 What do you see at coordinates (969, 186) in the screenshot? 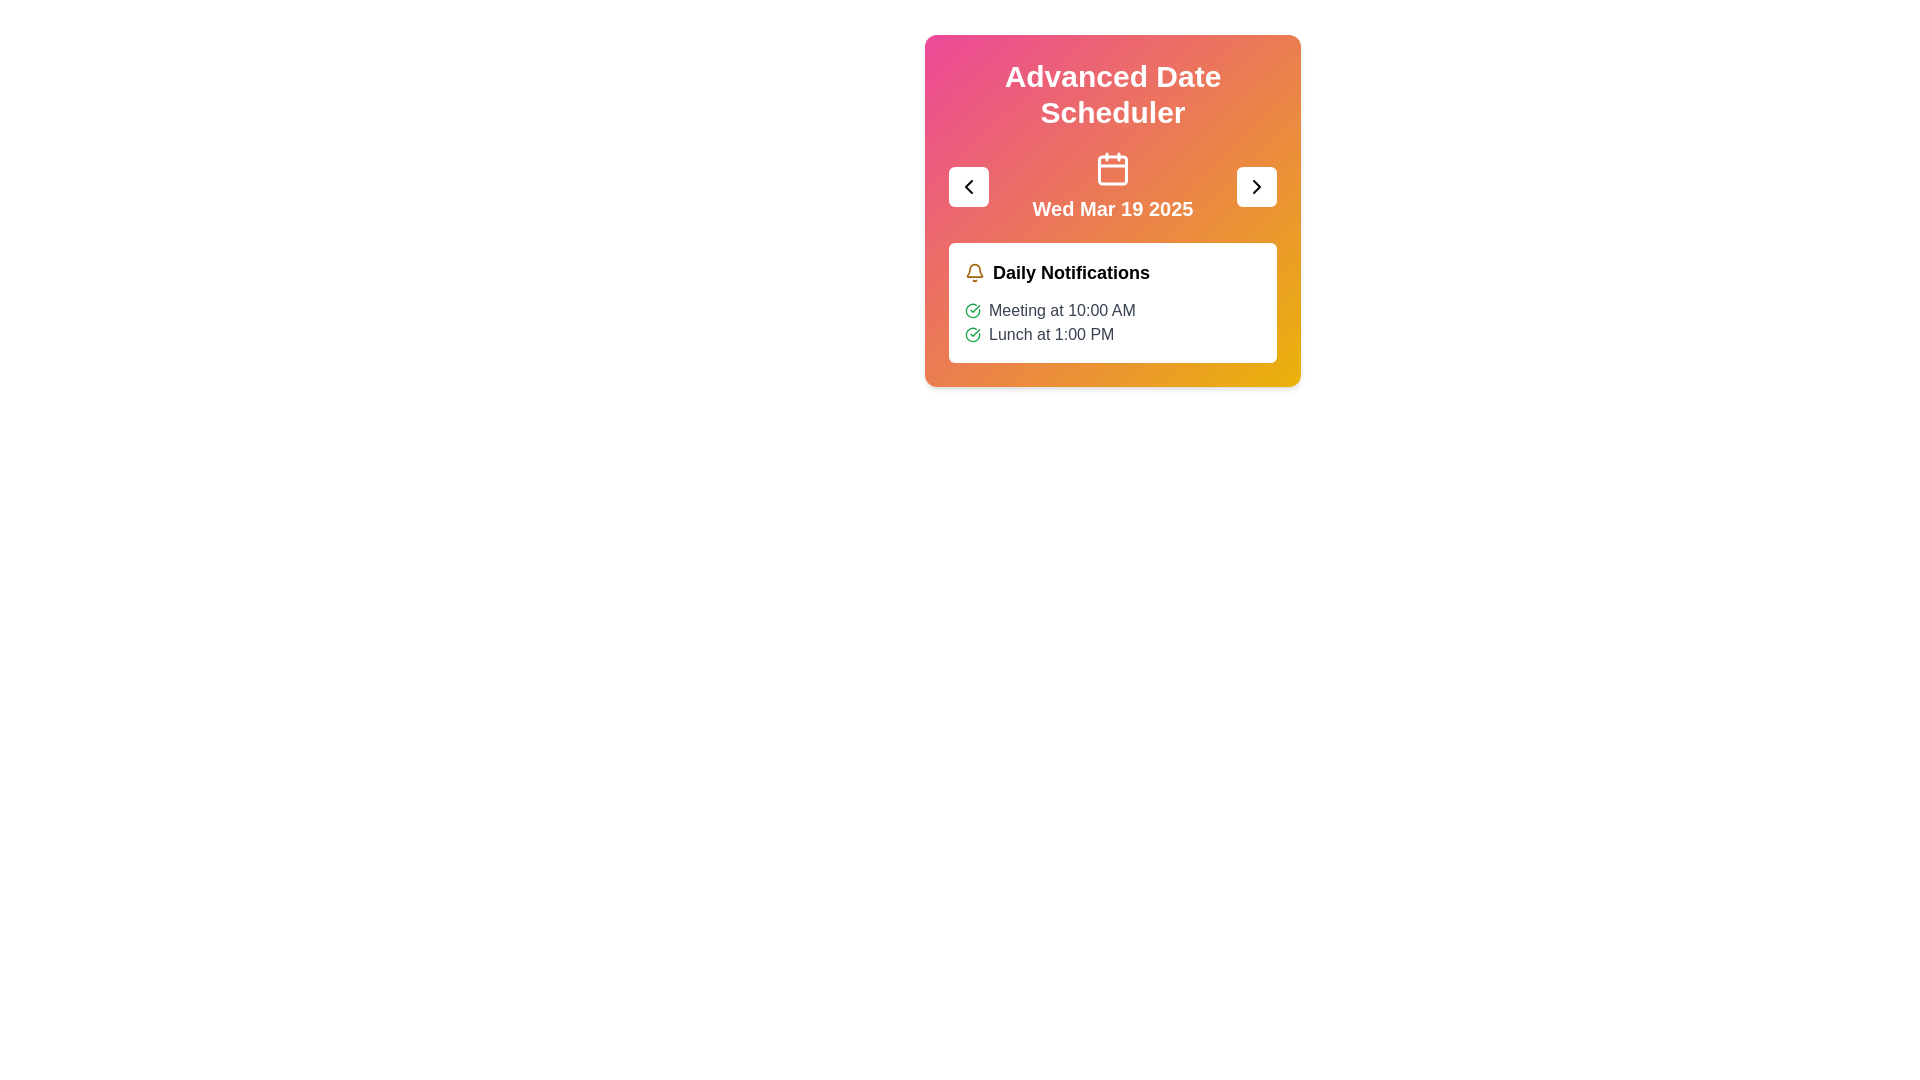
I see `the 'Previous' navigation button located at the leftmost position in the date scheduler interface` at bounding box center [969, 186].